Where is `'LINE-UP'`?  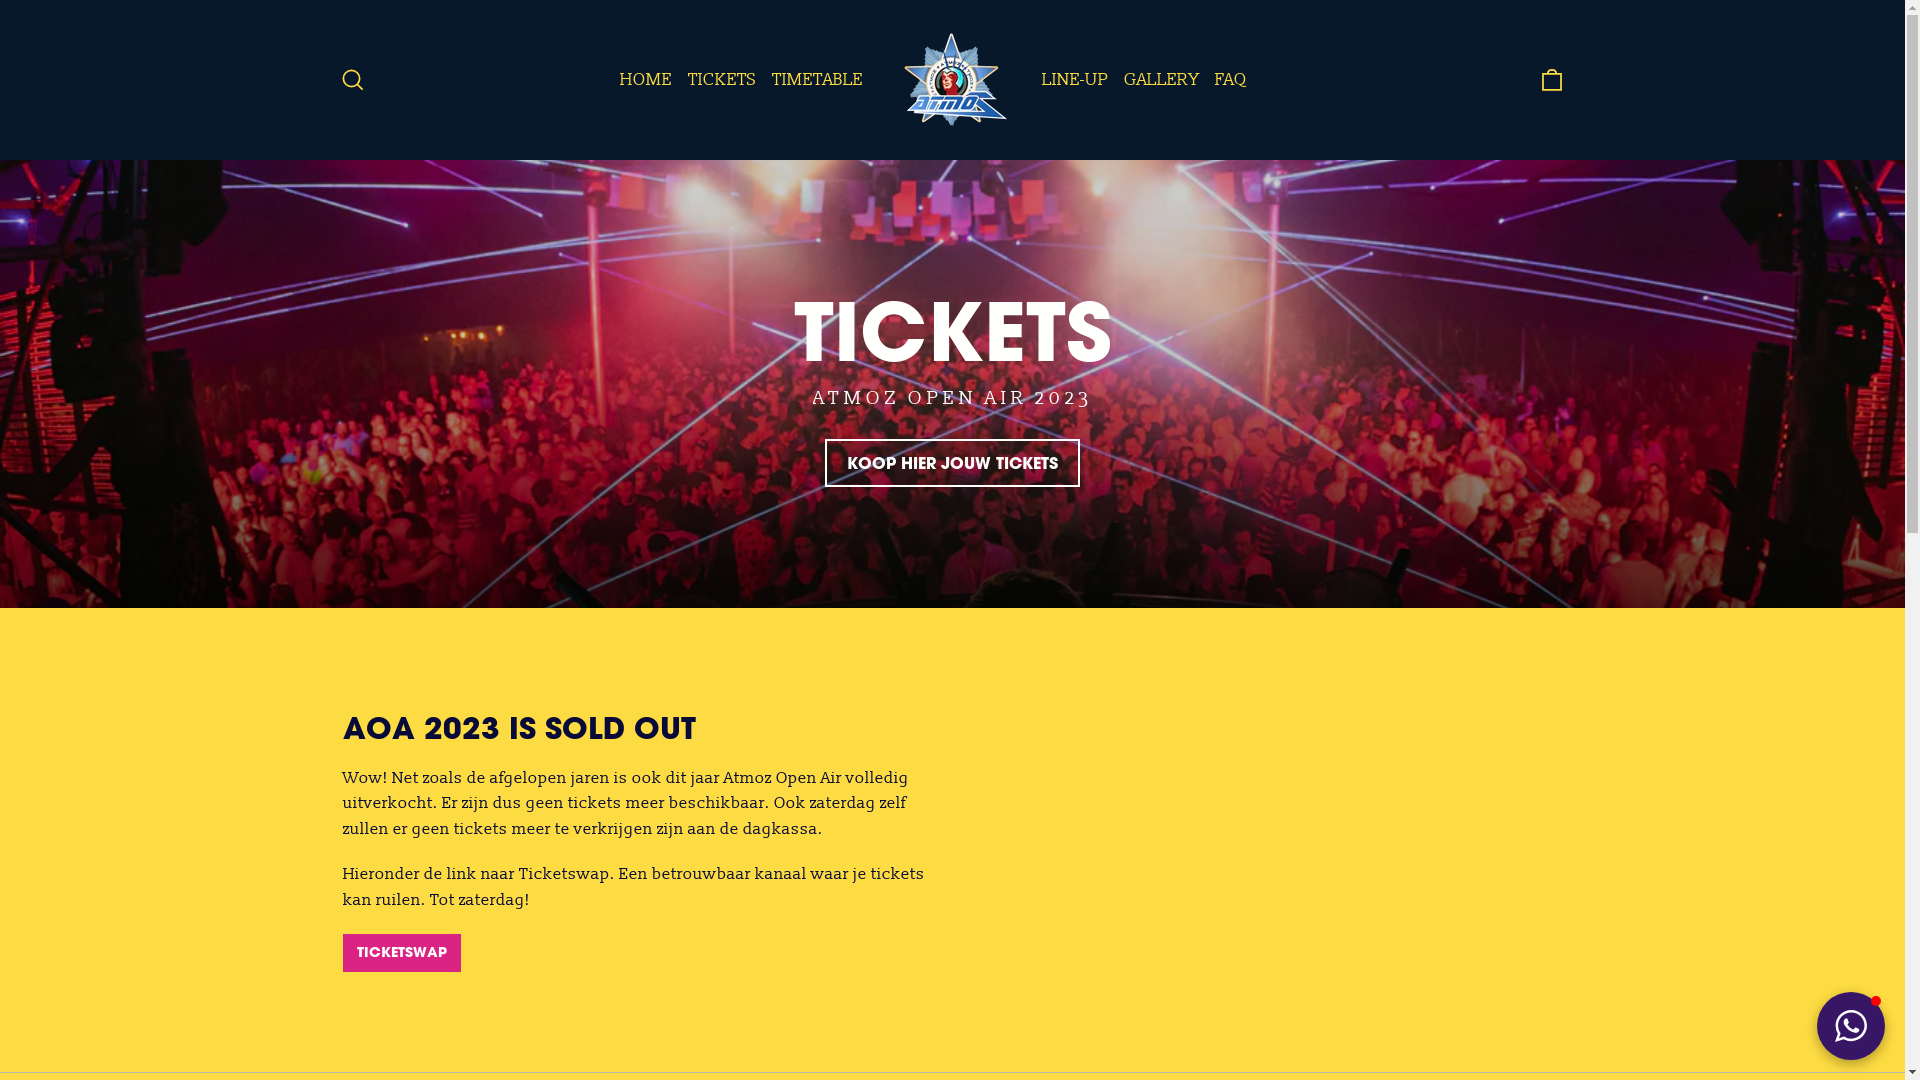
'LINE-UP' is located at coordinates (1074, 78).